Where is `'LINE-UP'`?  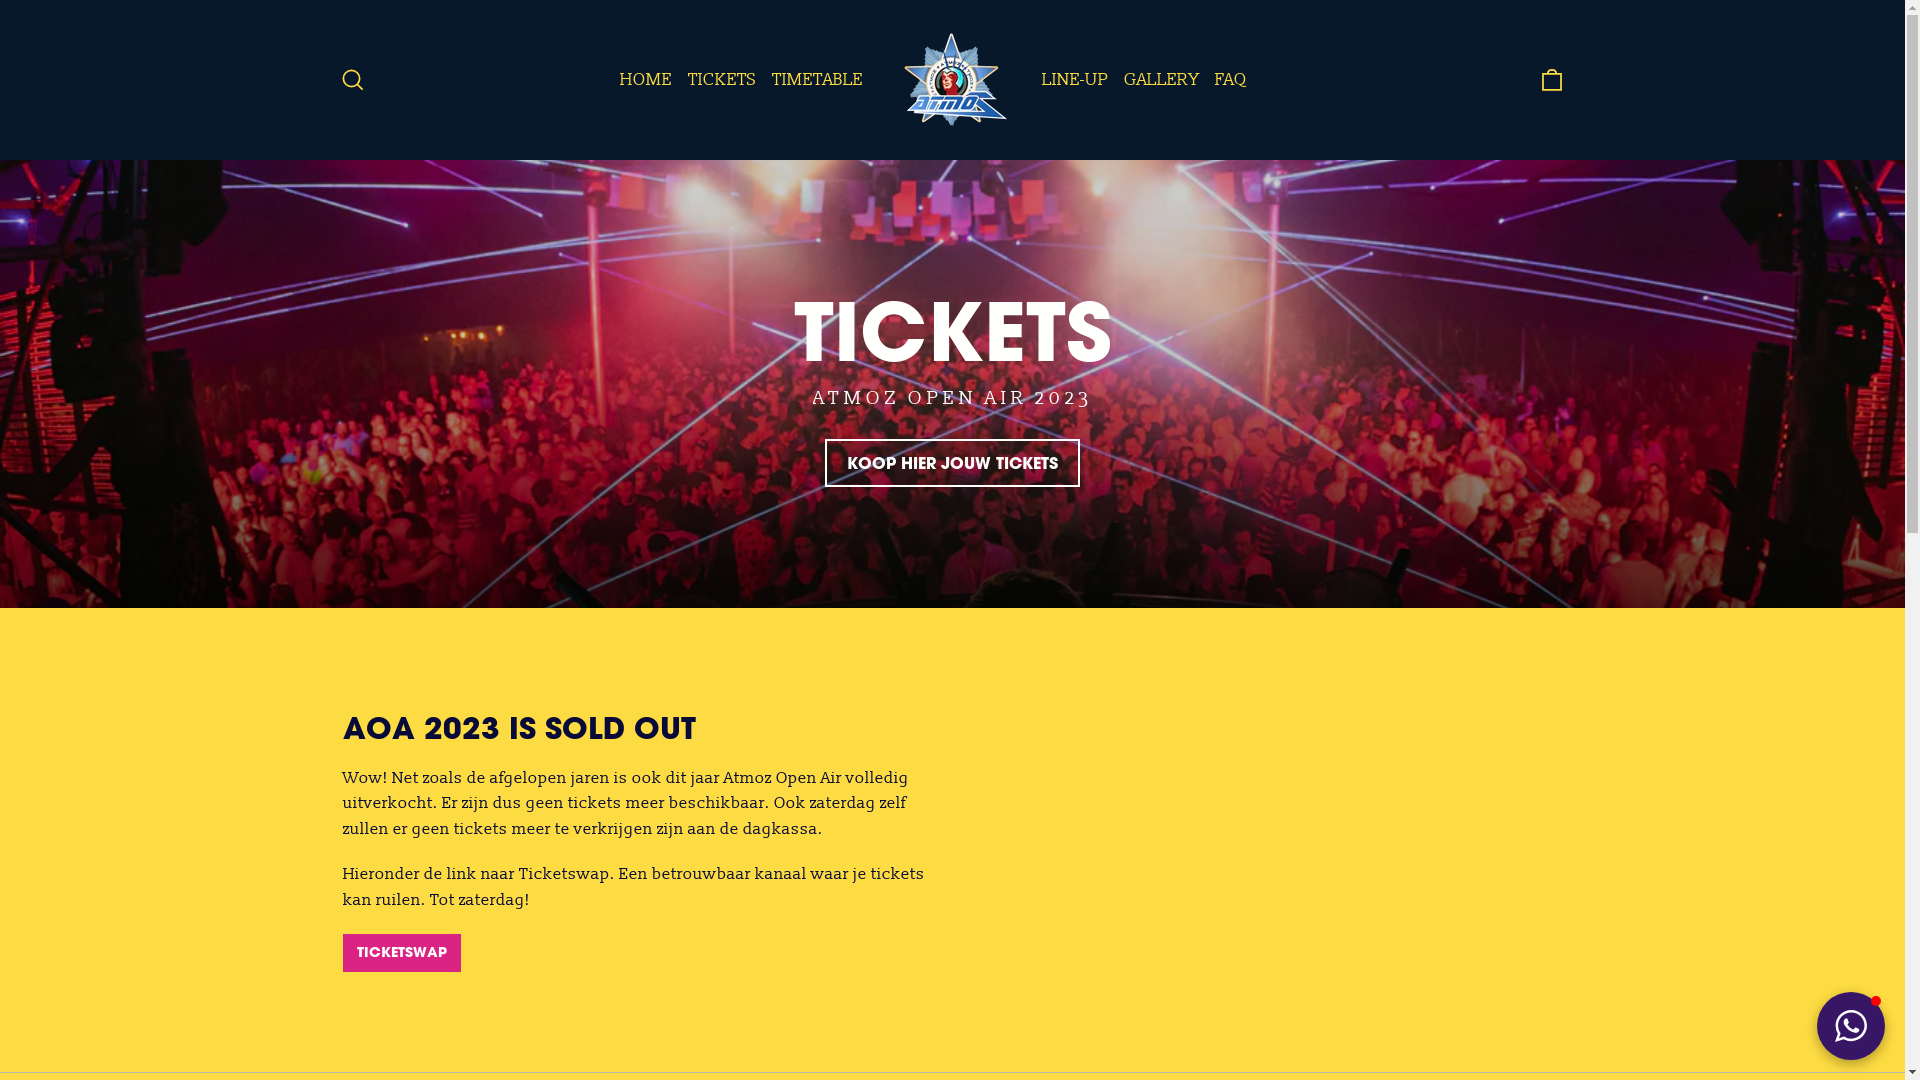
'LINE-UP' is located at coordinates (1074, 78).